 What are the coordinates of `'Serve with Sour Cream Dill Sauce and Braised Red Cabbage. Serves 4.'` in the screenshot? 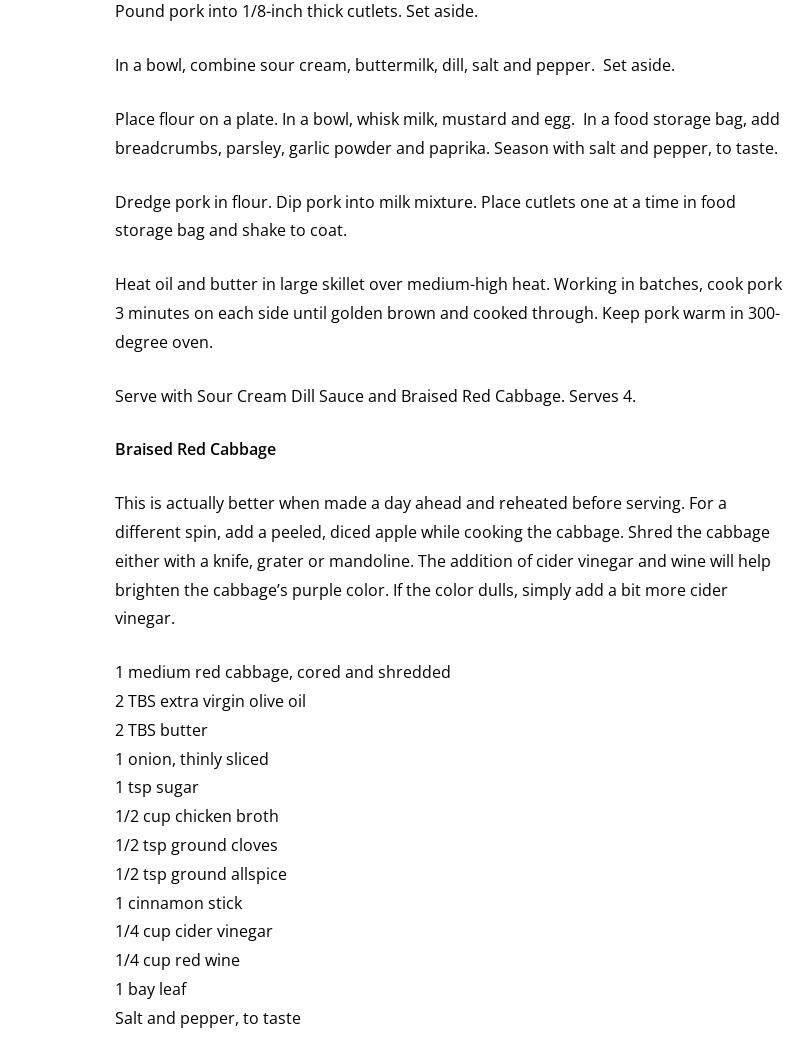 It's located at (374, 394).